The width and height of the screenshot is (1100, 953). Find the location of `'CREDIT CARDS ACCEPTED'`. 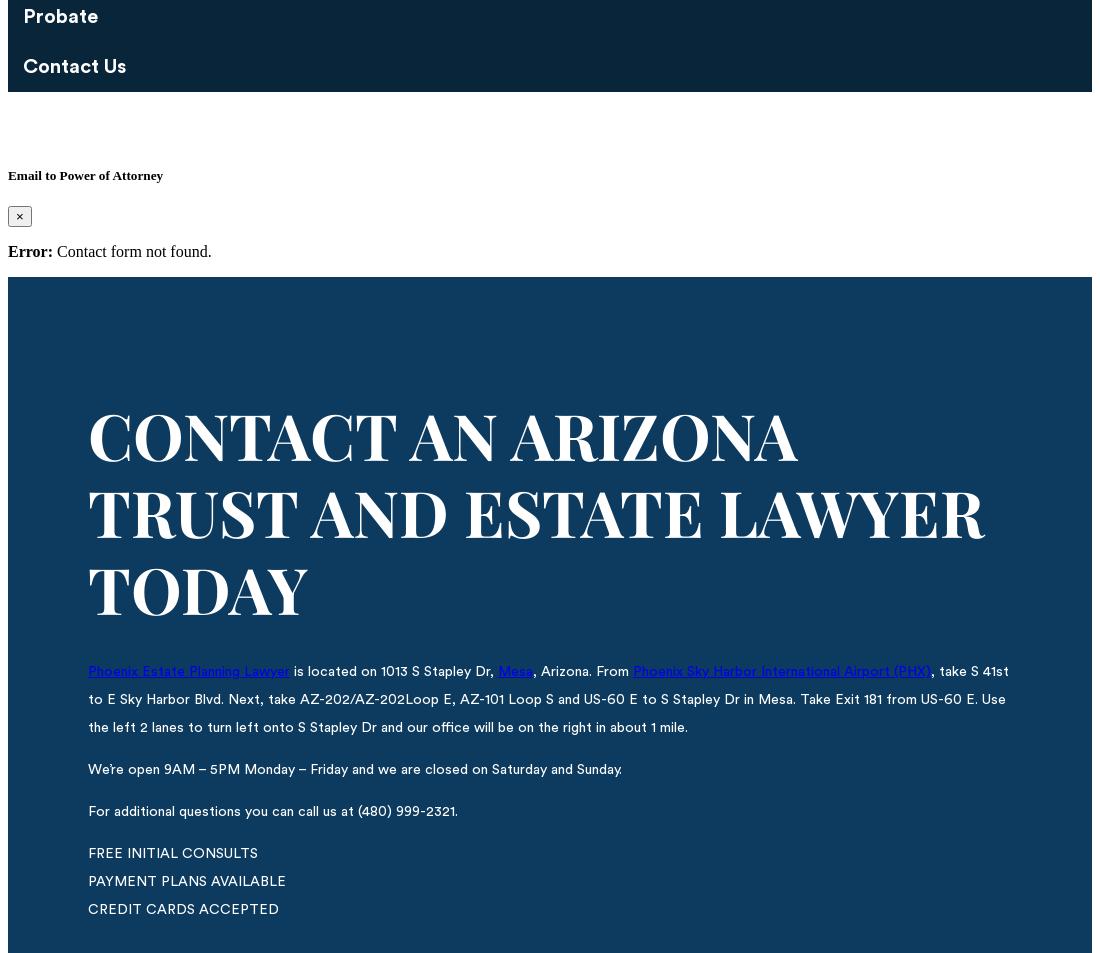

'CREDIT CARDS ACCEPTED' is located at coordinates (88, 908).